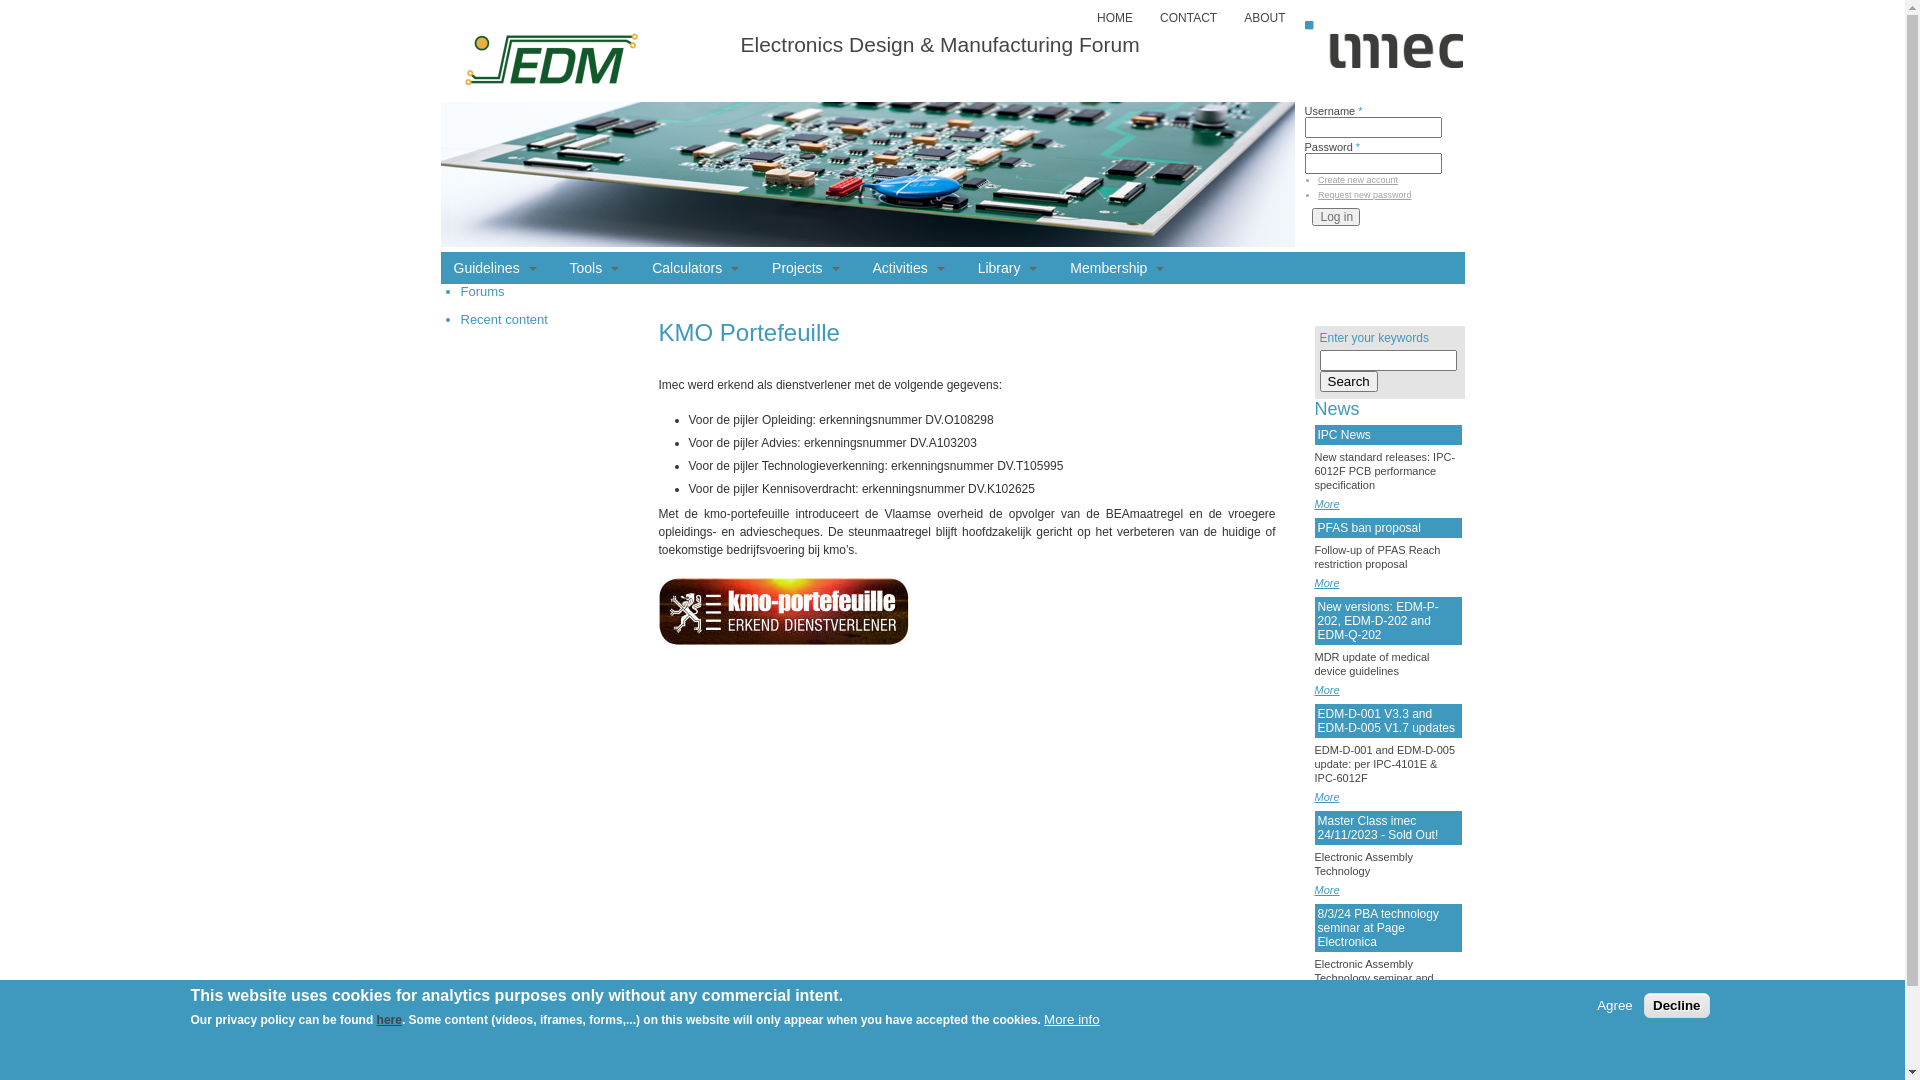 The image size is (1920, 1080). I want to click on 'Activities', so click(863, 266).